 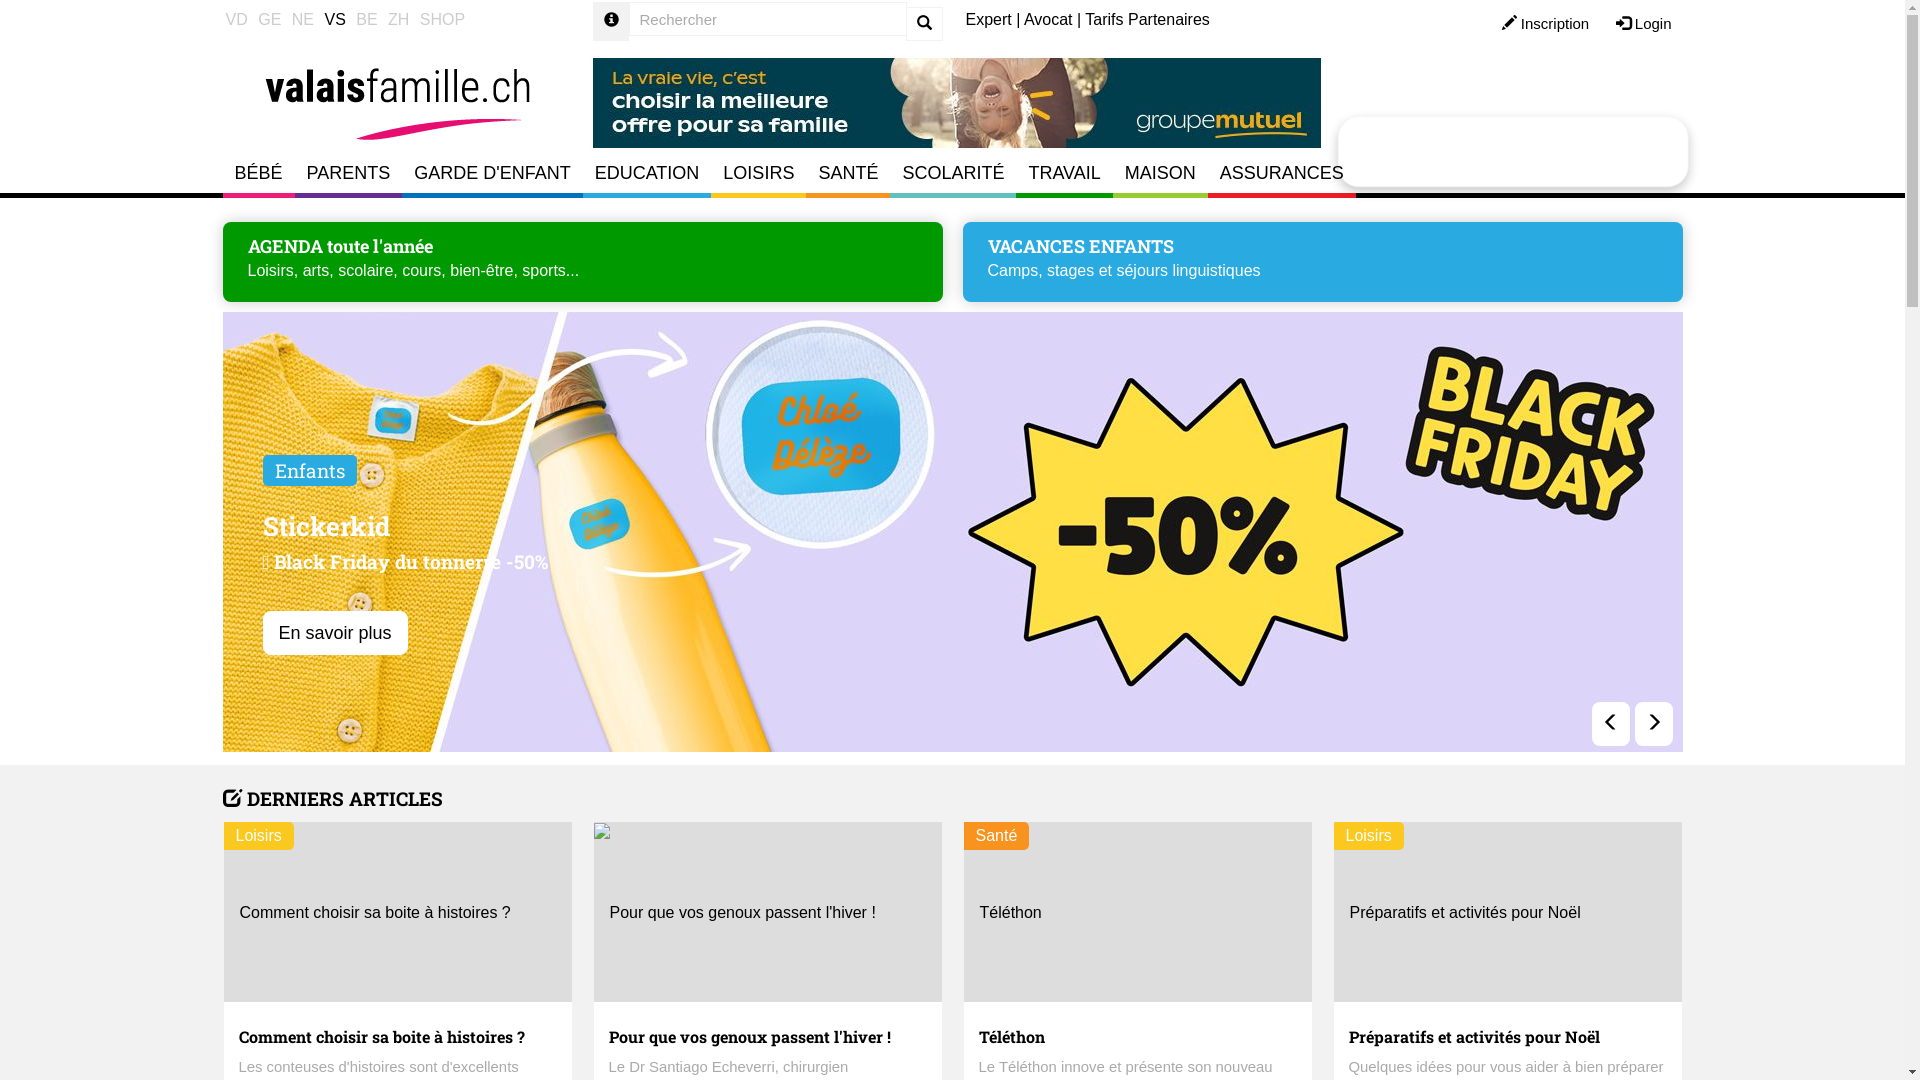 What do you see at coordinates (349, 172) in the screenshot?
I see `'PARENTS'` at bounding box center [349, 172].